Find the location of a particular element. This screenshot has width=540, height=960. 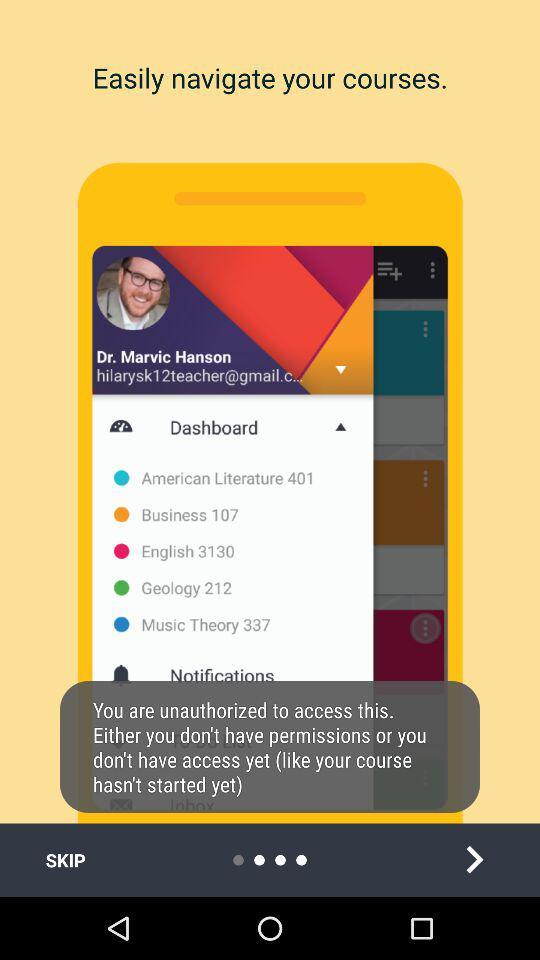

the arrow_forward icon is located at coordinates (473, 859).